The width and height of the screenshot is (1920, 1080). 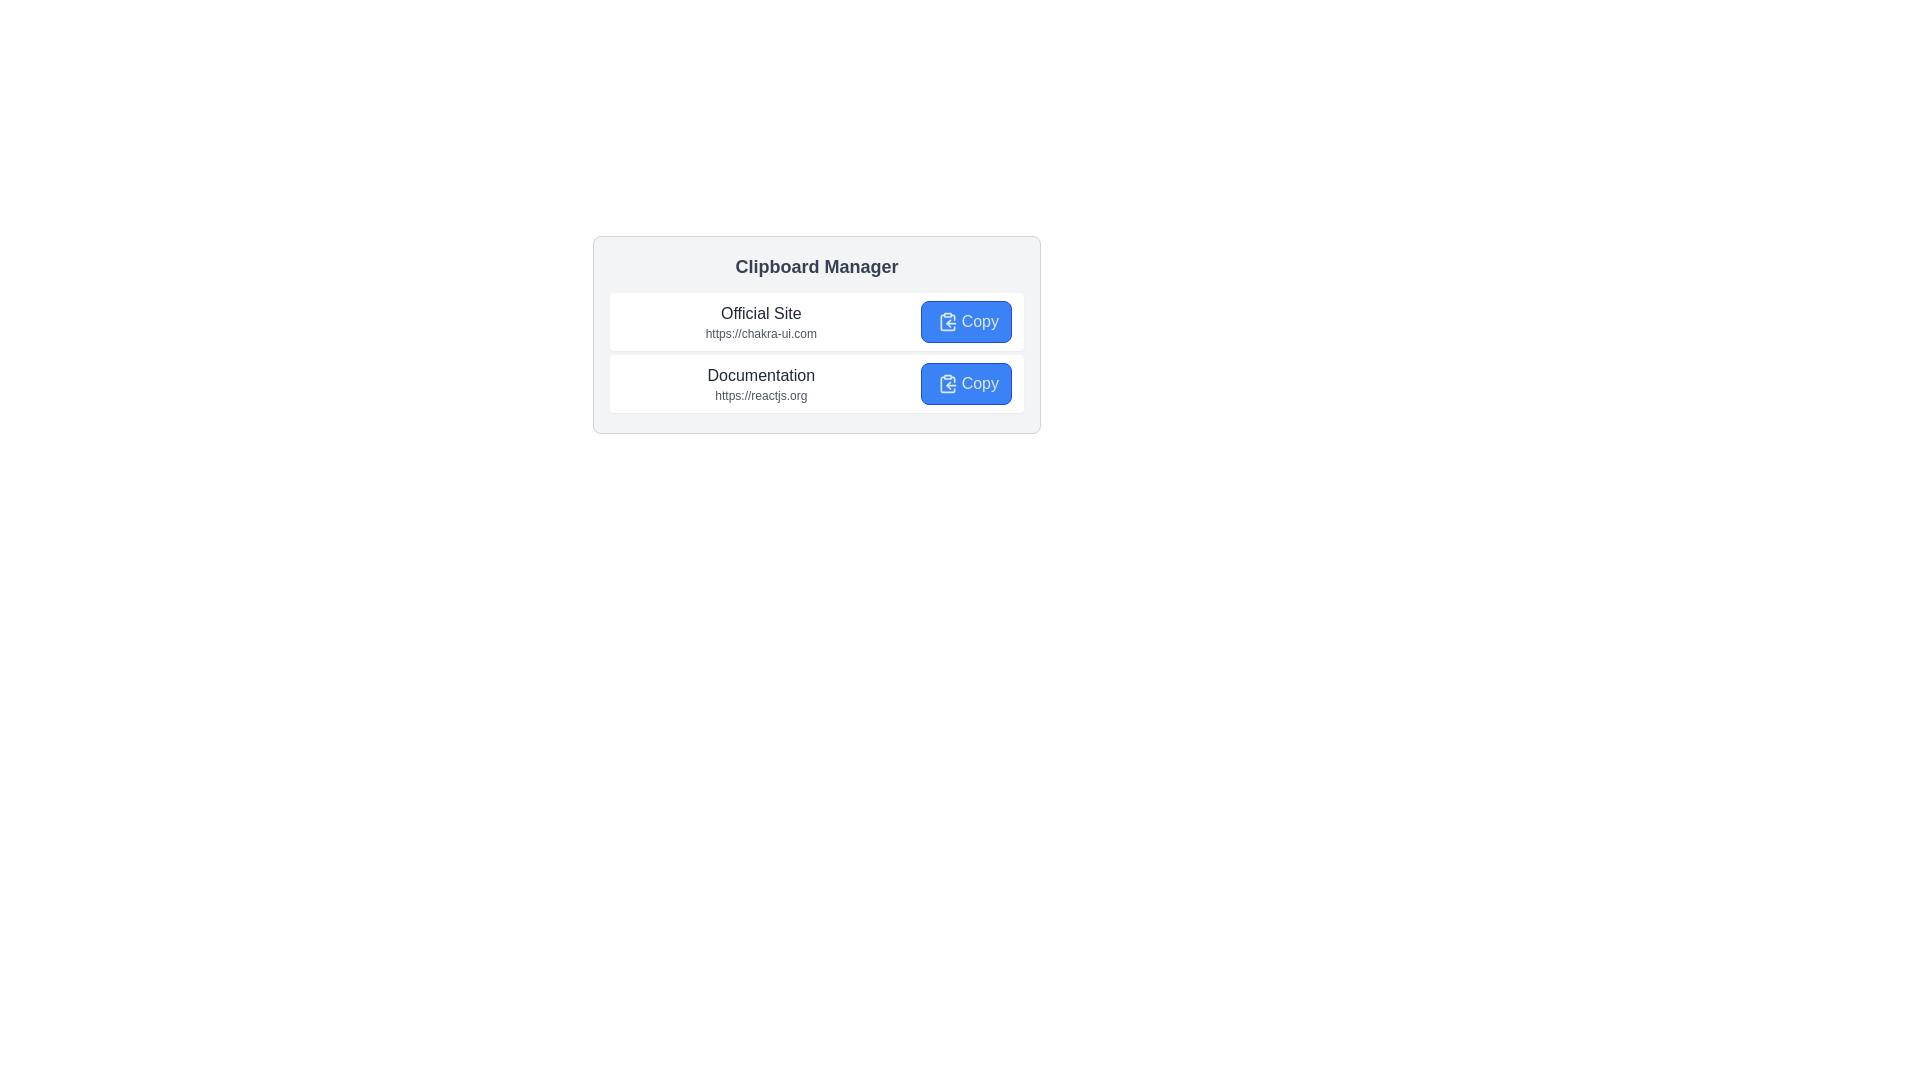 I want to click on the copy icon located within the 'Copy' button of the 'Documentation' row in the 'Clipboard Manager' interface, so click(x=946, y=384).